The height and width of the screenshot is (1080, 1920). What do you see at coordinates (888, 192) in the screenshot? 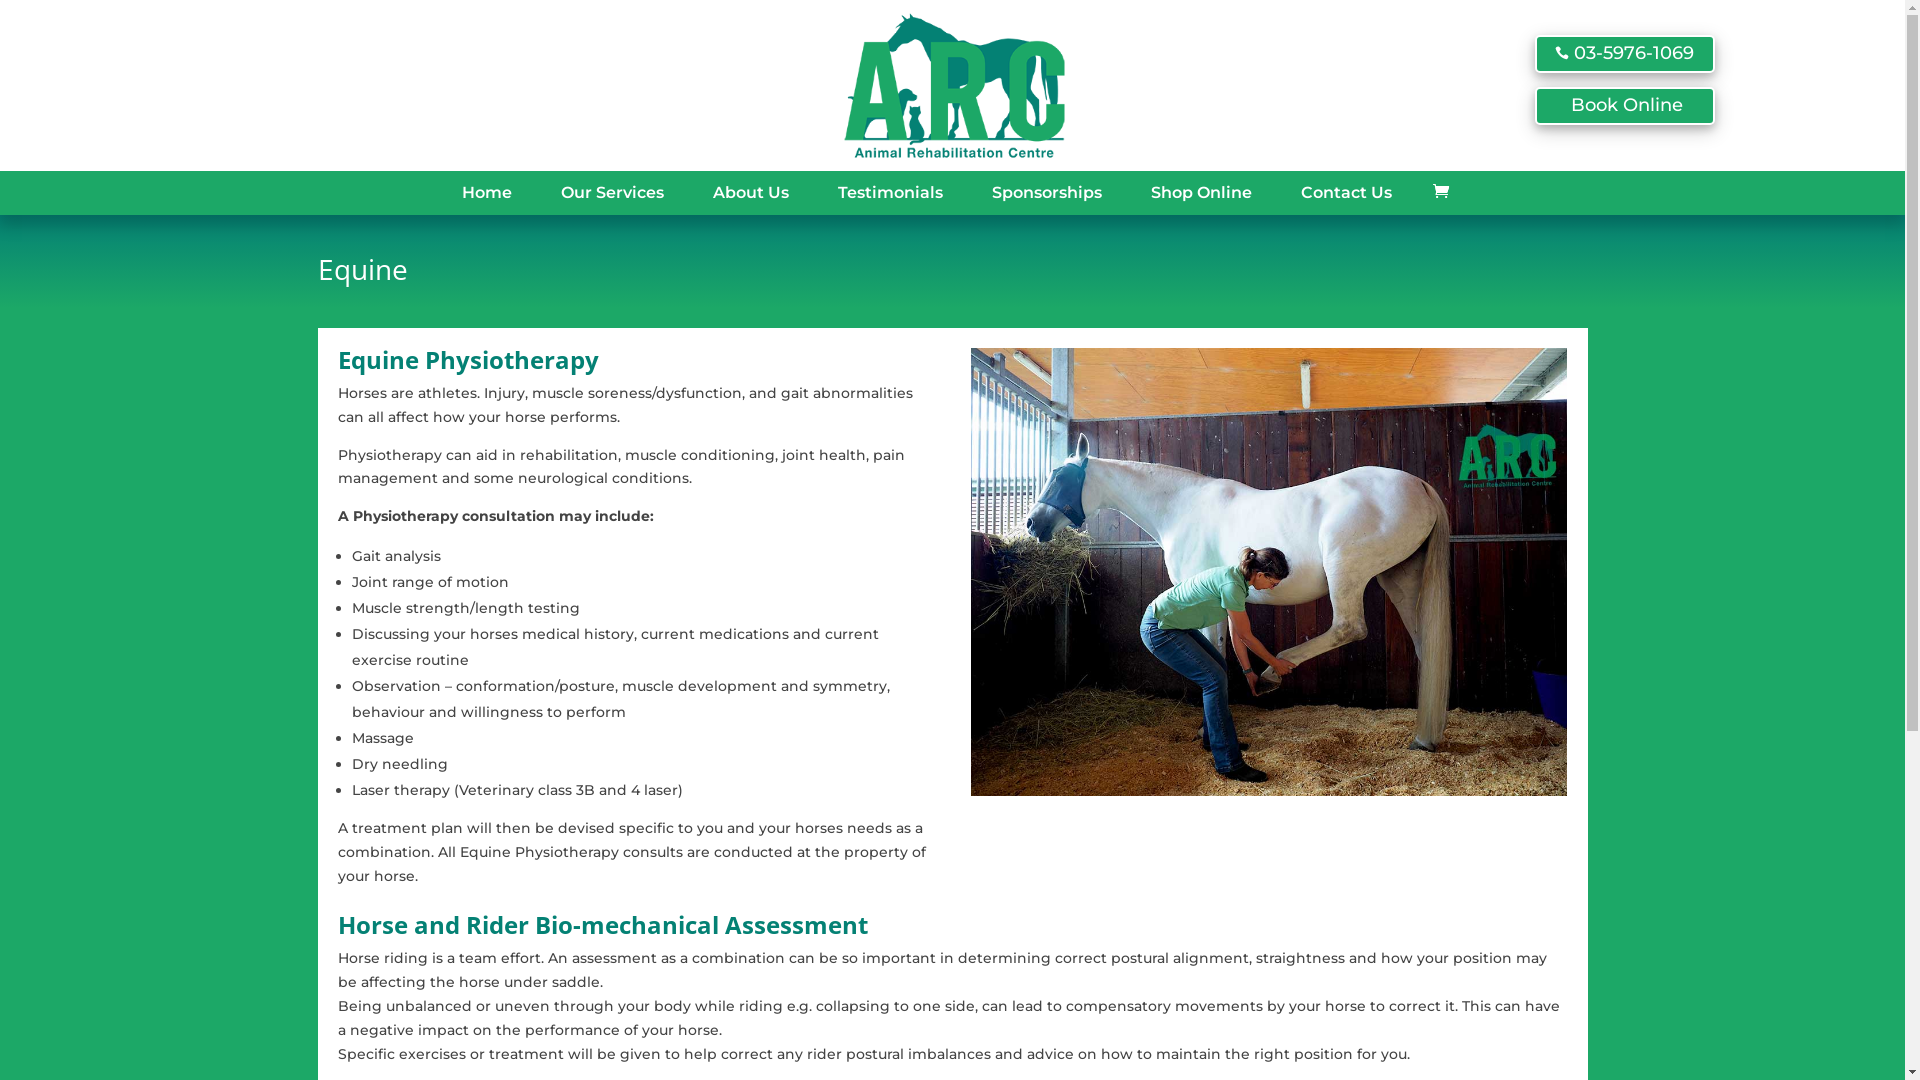
I see `'Testimonials'` at bounding box center [888, 192].